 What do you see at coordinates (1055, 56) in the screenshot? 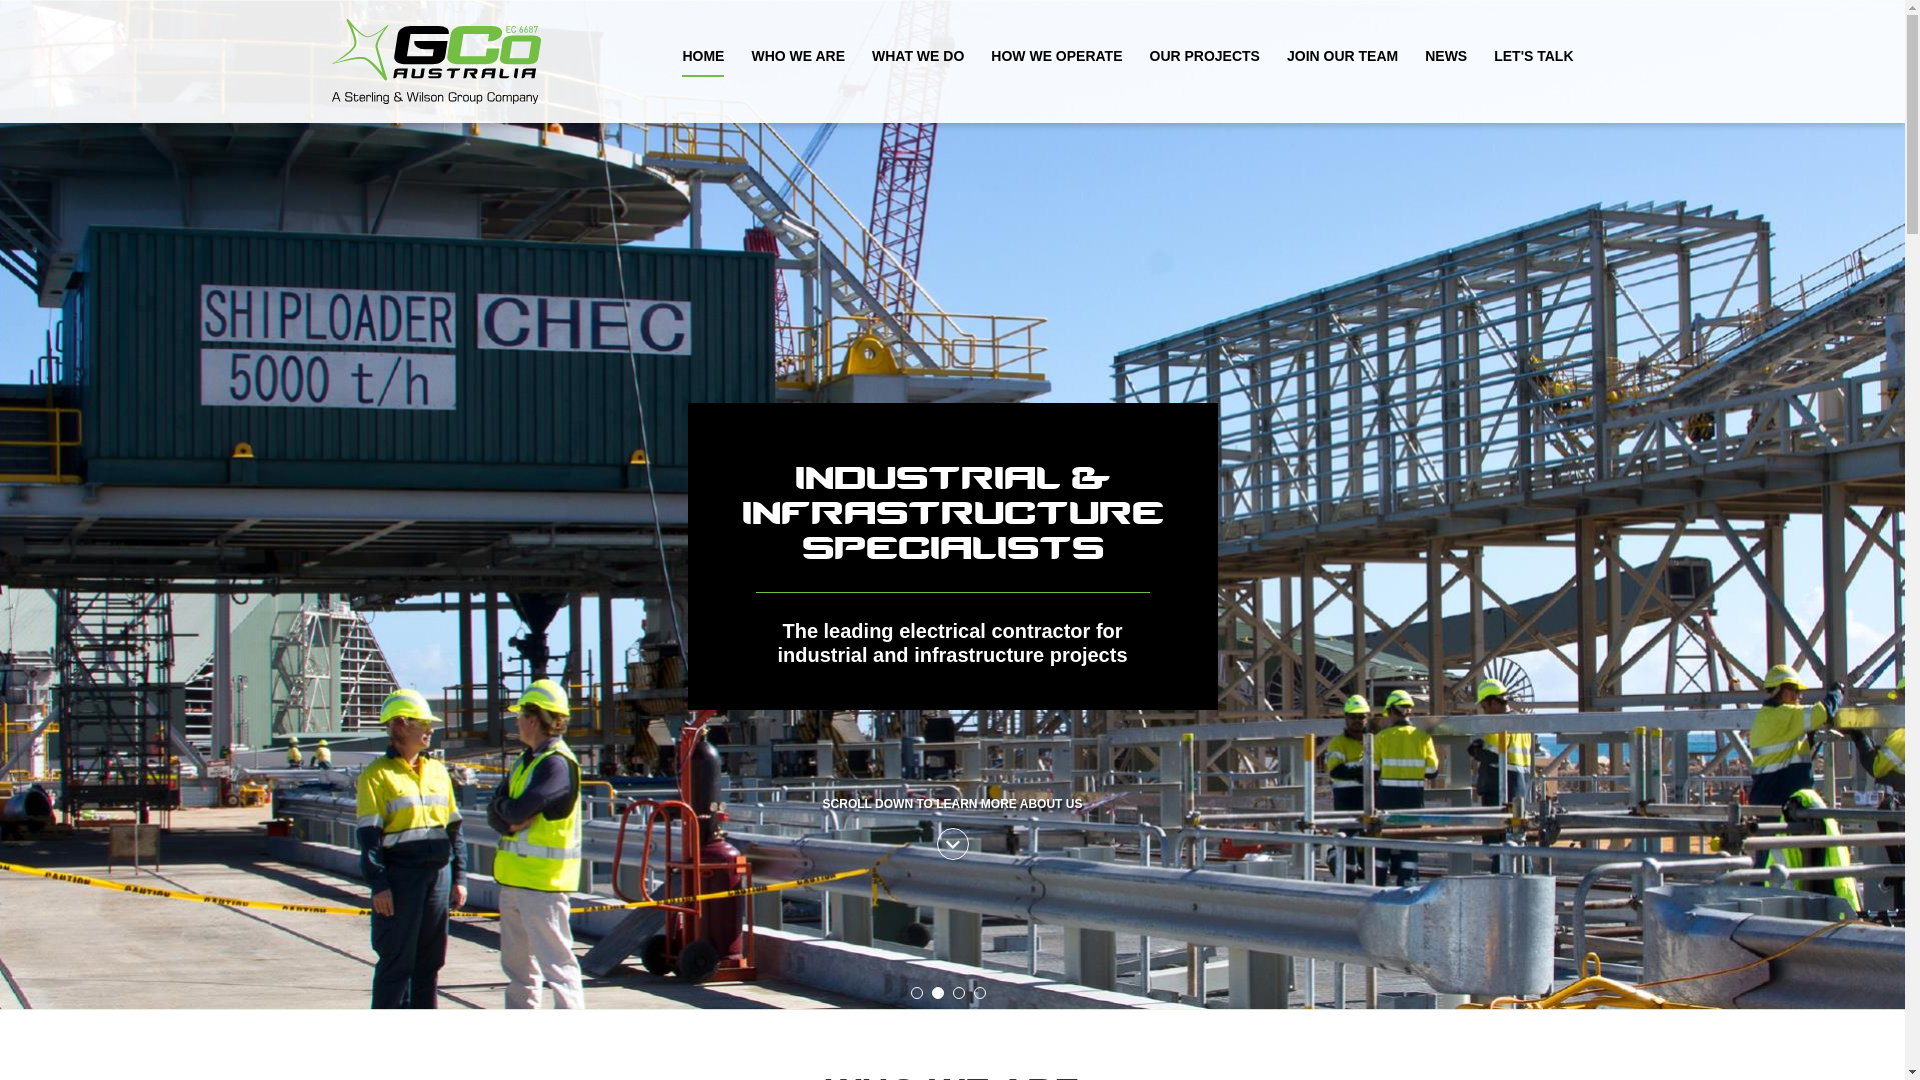
I see `'HOW WE OPERATE'` at bounding box center [1055, 56].